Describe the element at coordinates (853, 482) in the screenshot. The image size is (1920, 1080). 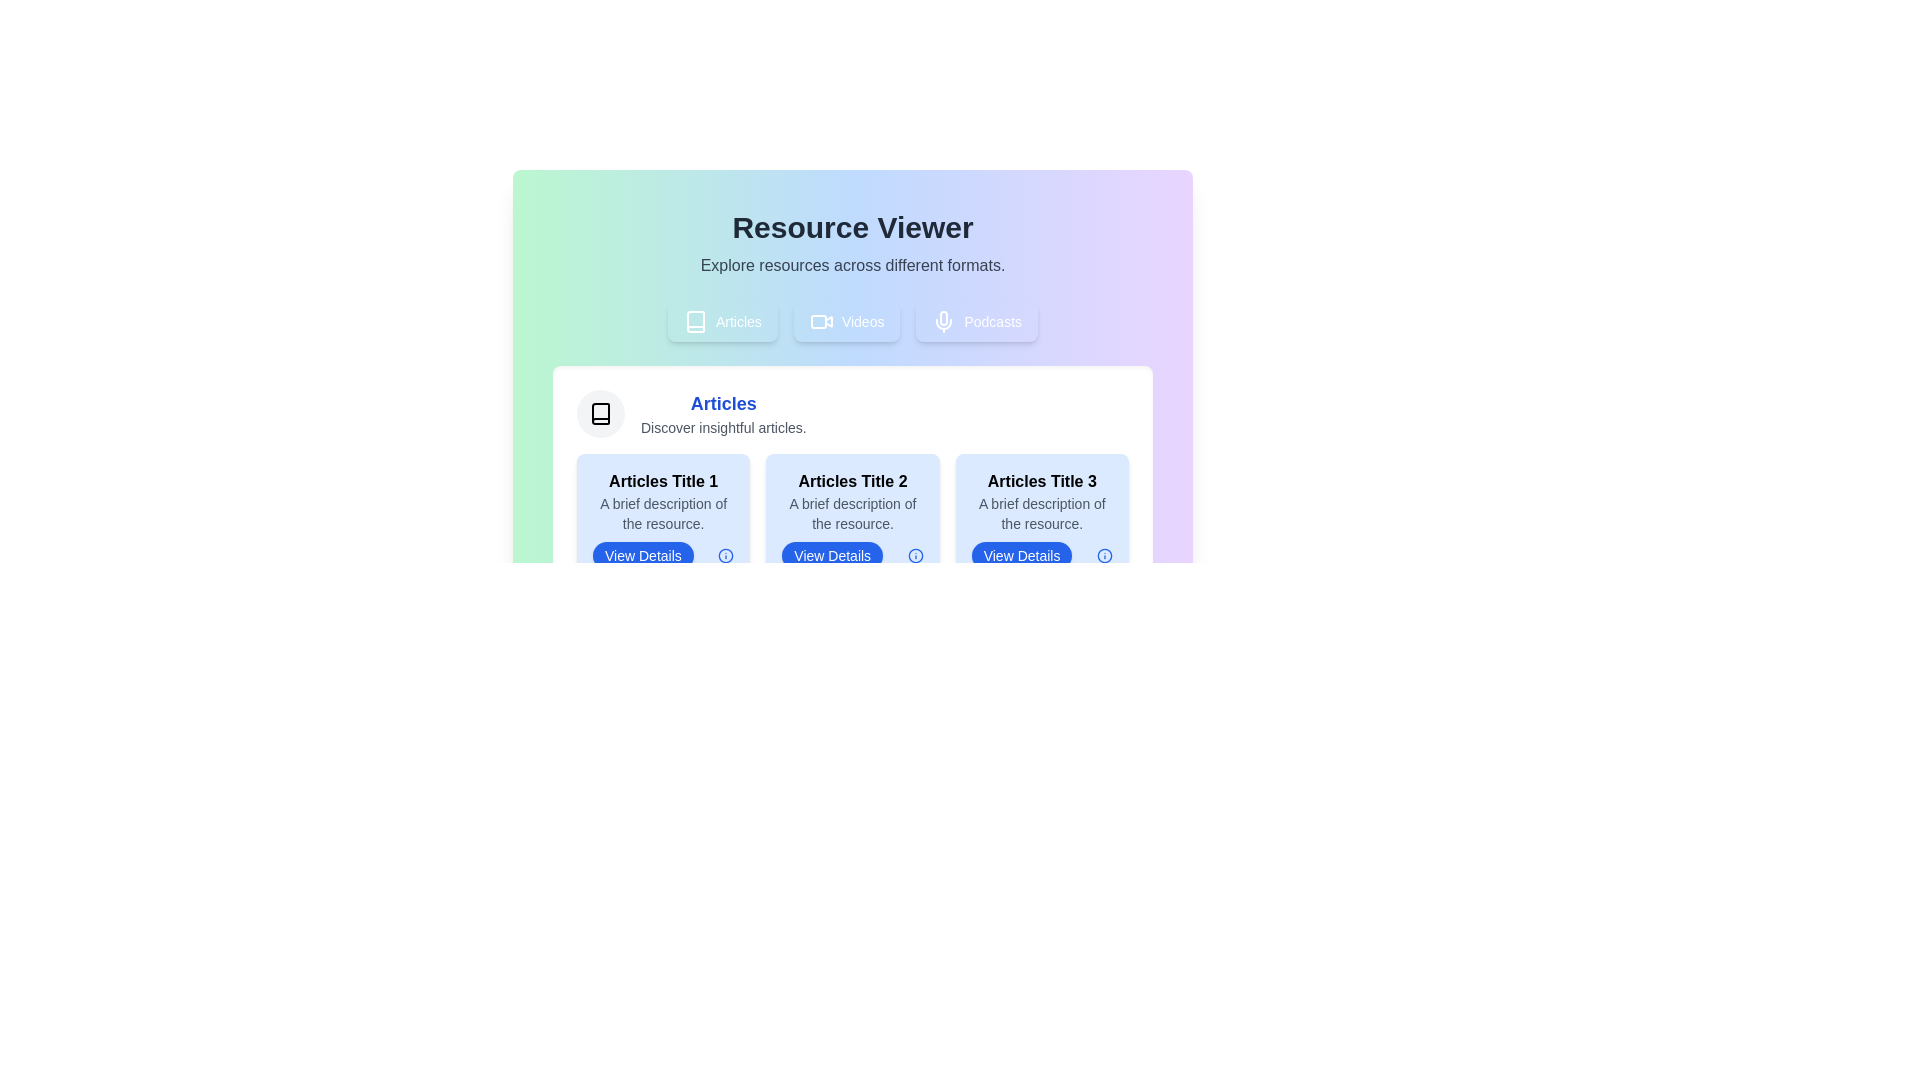
I see `title text block located at the top of the second card from the left in a three-column layout` at that location.